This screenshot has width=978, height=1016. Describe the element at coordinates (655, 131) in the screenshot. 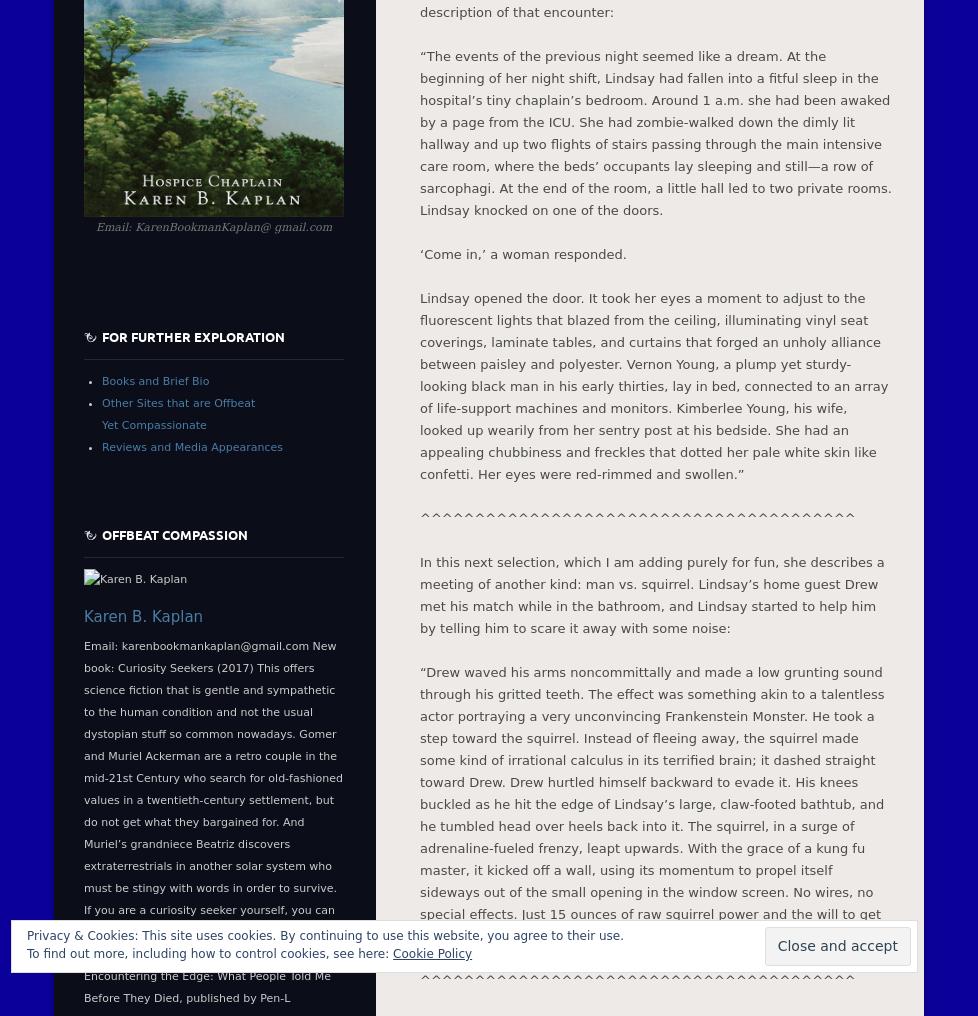

I see `'“The events of the previous night seemed like a dream. At the beginning of her night shift, Lindsay had fallen into a fitful sleep in the hospital’s tiny chaplain’s bedroom. Around 1 a.m. she had been awaked by a page from the ICU. She had zombie-walked down the dimly lit hallway and up two flights of stairs passing through the main intensive care room, where the beds’ occupants lay sleeping and still—a row of sarcophagi. At the end of the room, a little hall led to two private rooms. Lindsay knocked on one of the doors.'` at that location.